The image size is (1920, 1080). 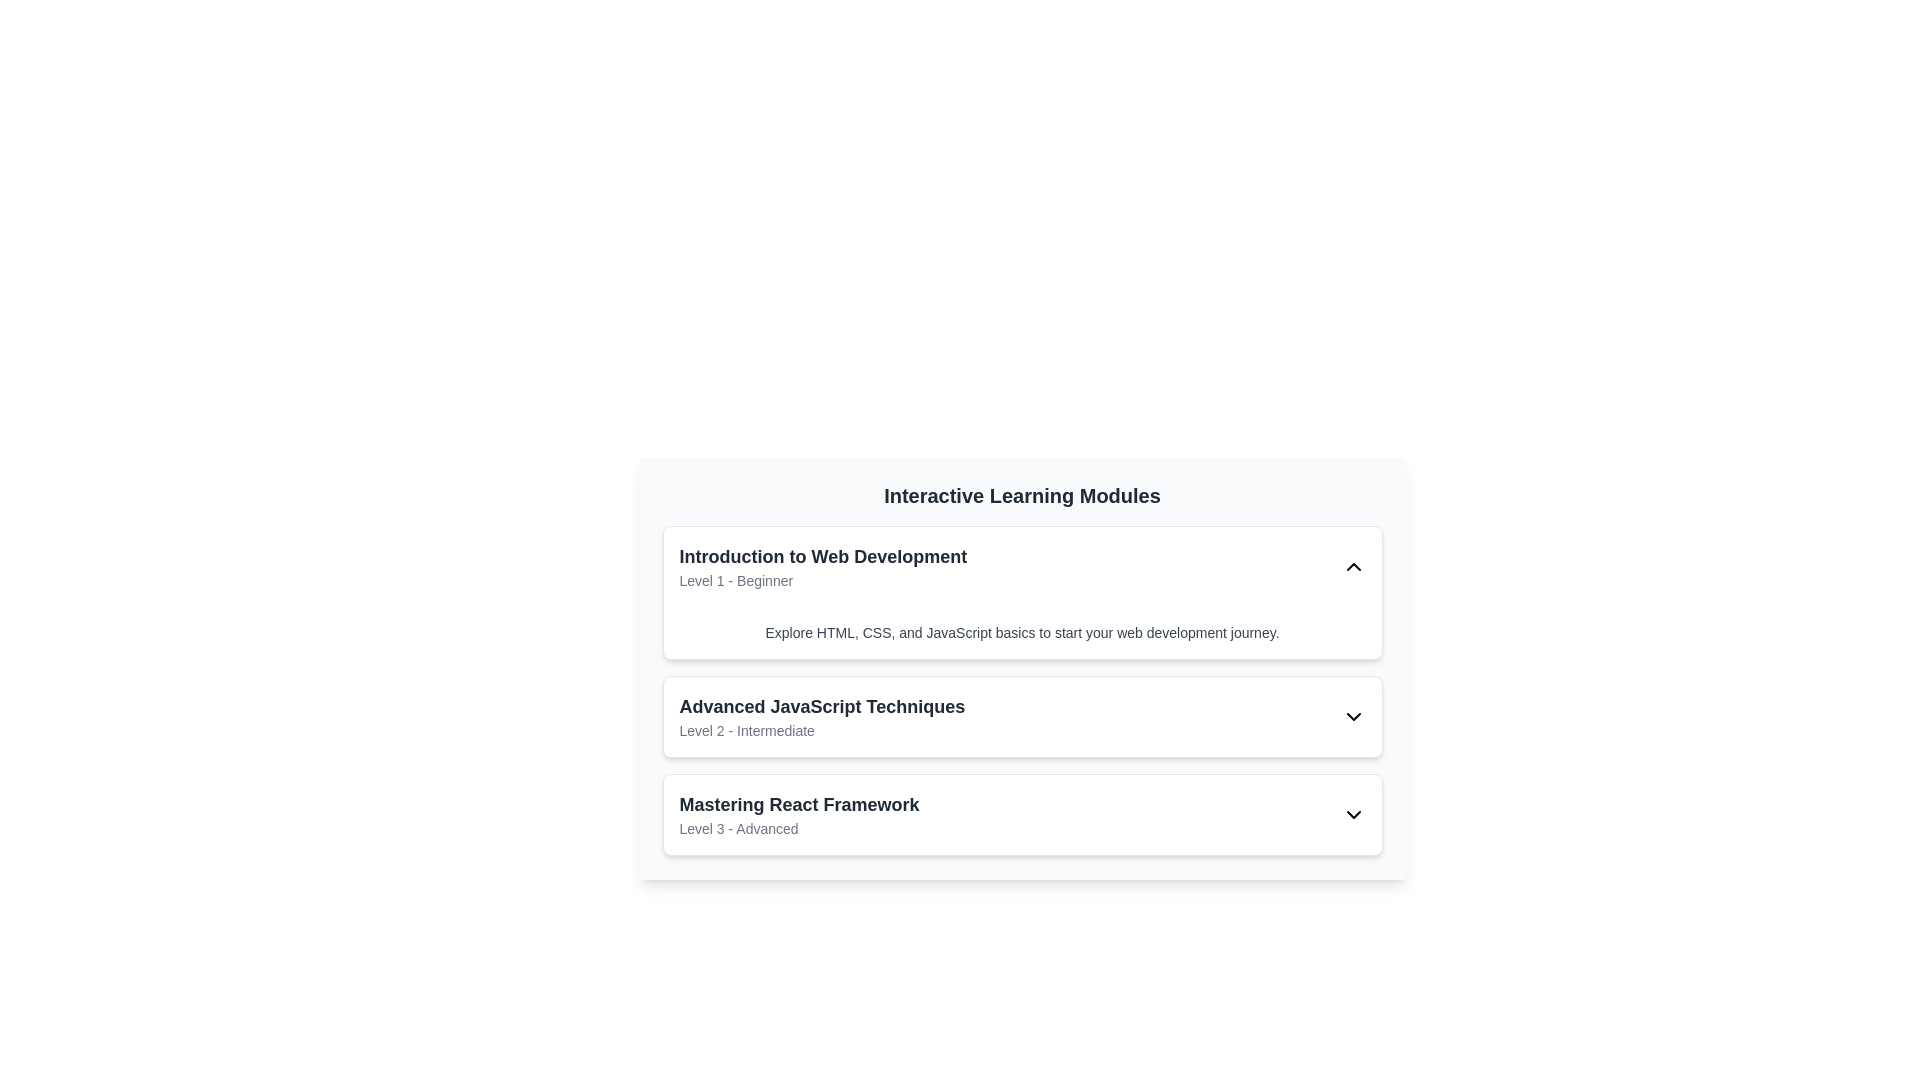 What do you see at coordinates (1022, 632) in the screenshot?
I see `descriptive text located below the title 'Introduction to Web Development,' which provides contextual information about the module` at bounding box center [1022, 632].